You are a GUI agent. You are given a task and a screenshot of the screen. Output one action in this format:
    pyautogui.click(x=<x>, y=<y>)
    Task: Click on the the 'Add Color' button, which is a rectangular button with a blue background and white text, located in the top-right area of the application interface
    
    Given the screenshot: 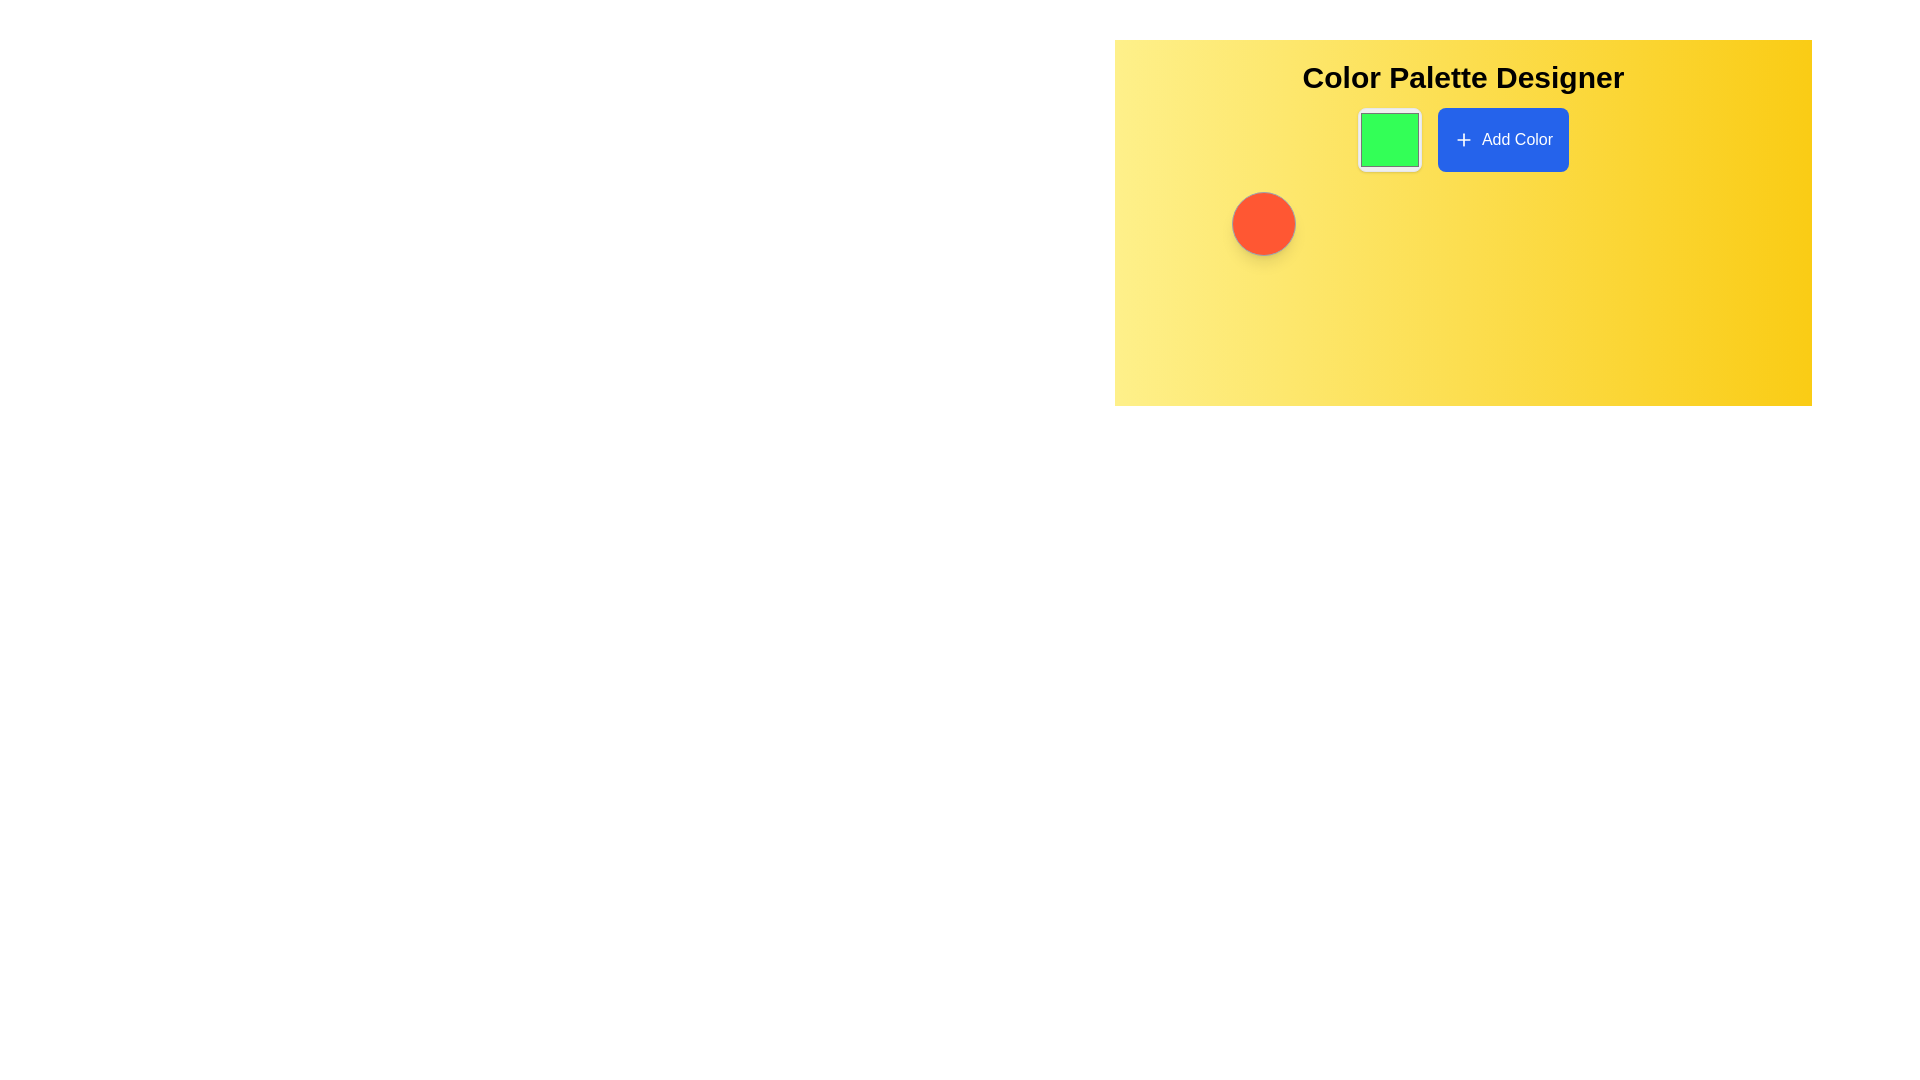 What is the action you would take?
    pyautogui.click(x=1503, y=138)
    